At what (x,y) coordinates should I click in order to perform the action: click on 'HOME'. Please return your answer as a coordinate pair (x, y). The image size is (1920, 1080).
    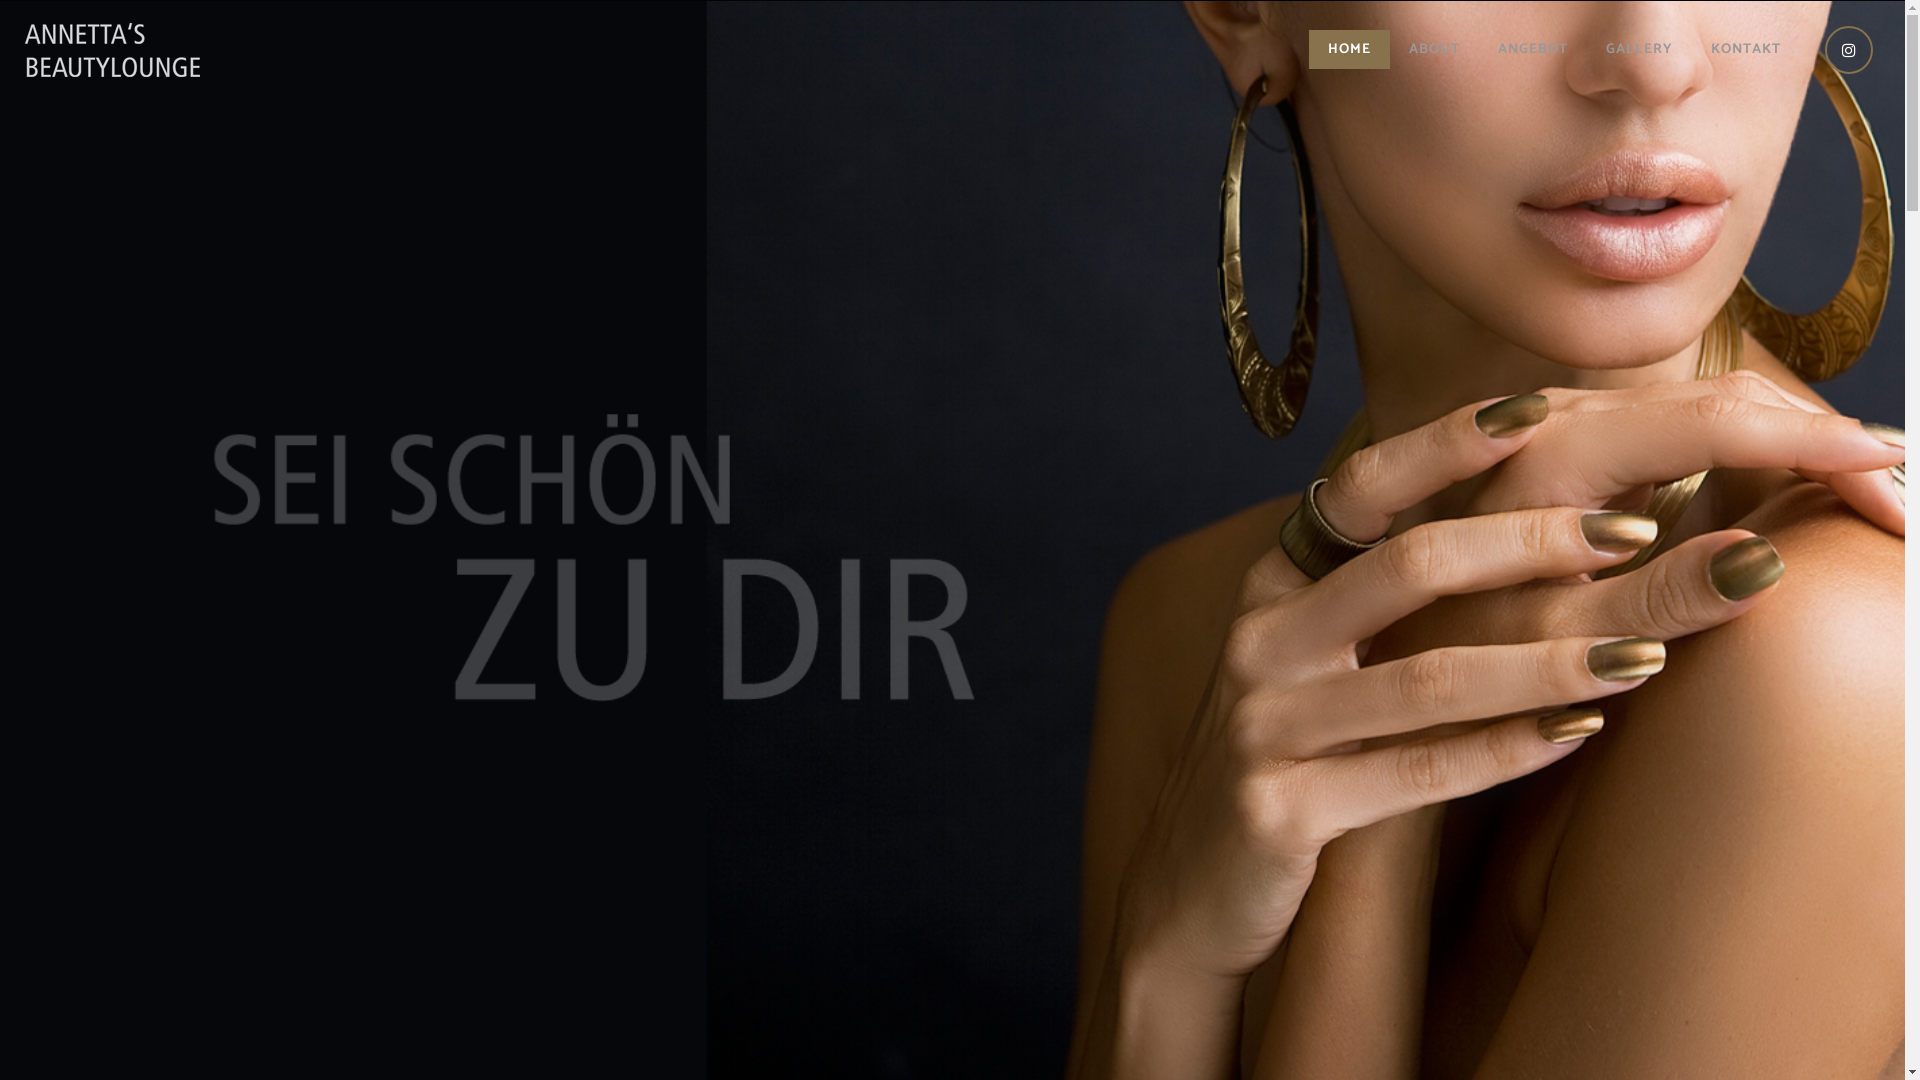
    Looking at the image, I should click on (1349, 49).